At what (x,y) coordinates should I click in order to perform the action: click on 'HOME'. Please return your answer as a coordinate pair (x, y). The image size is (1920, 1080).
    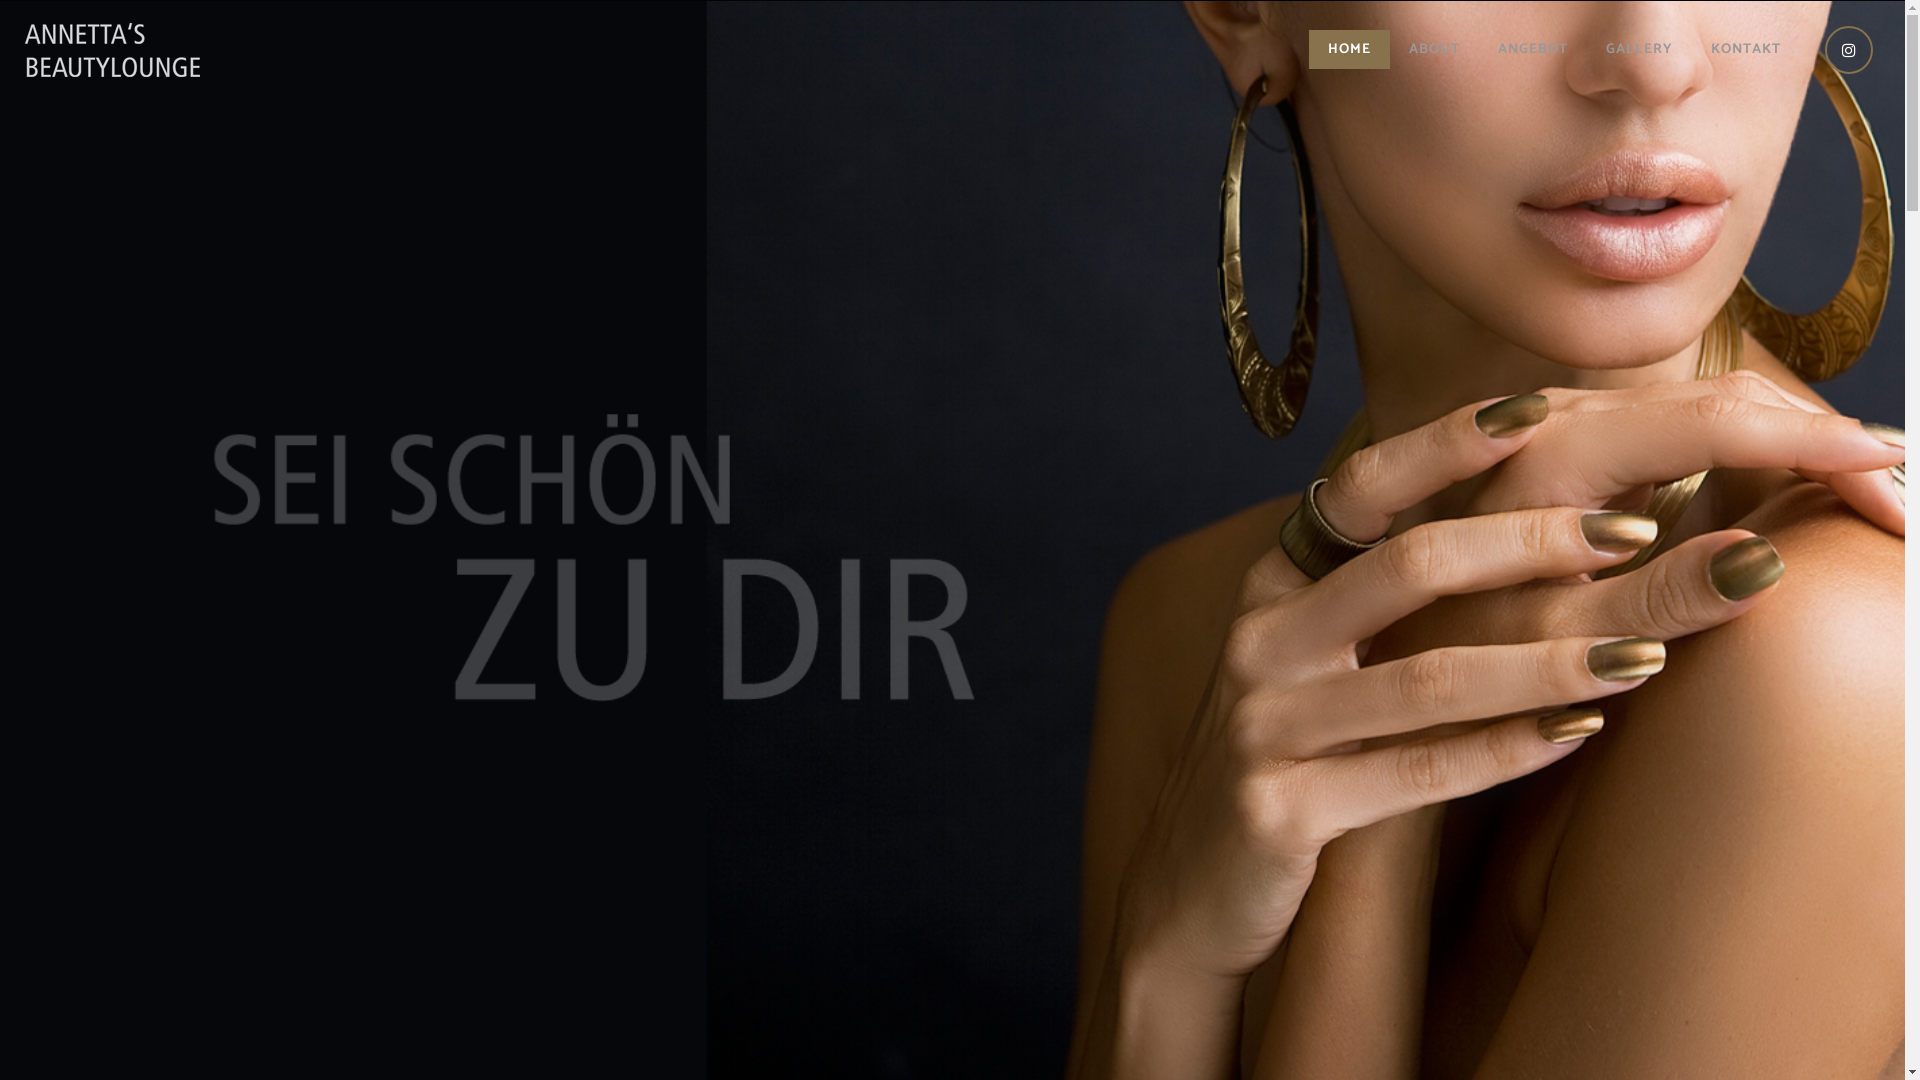
    Looking at the image, I should click on (1349, 49).